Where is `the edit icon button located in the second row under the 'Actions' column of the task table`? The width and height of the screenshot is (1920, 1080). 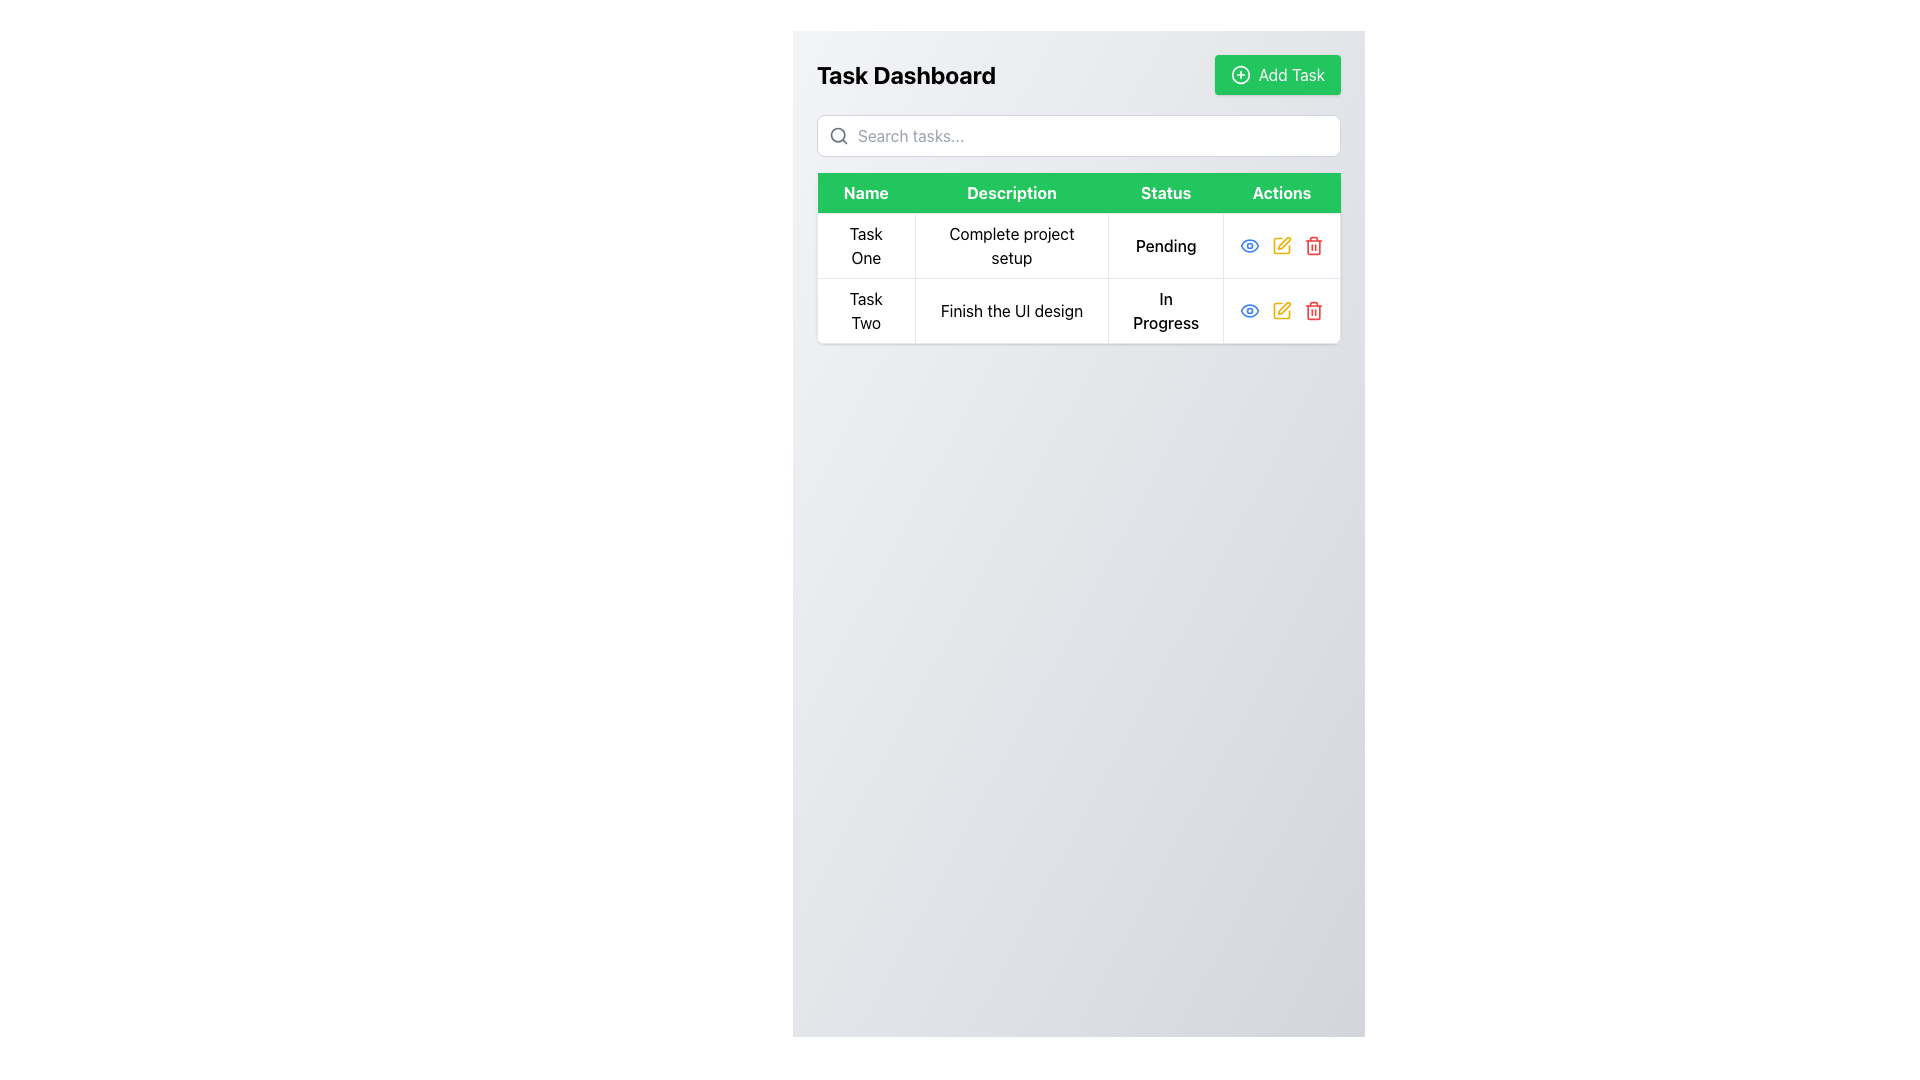
the edit icon button located in the second row under the 'Actions' column of the task table is located at coordinates (1281, 311).